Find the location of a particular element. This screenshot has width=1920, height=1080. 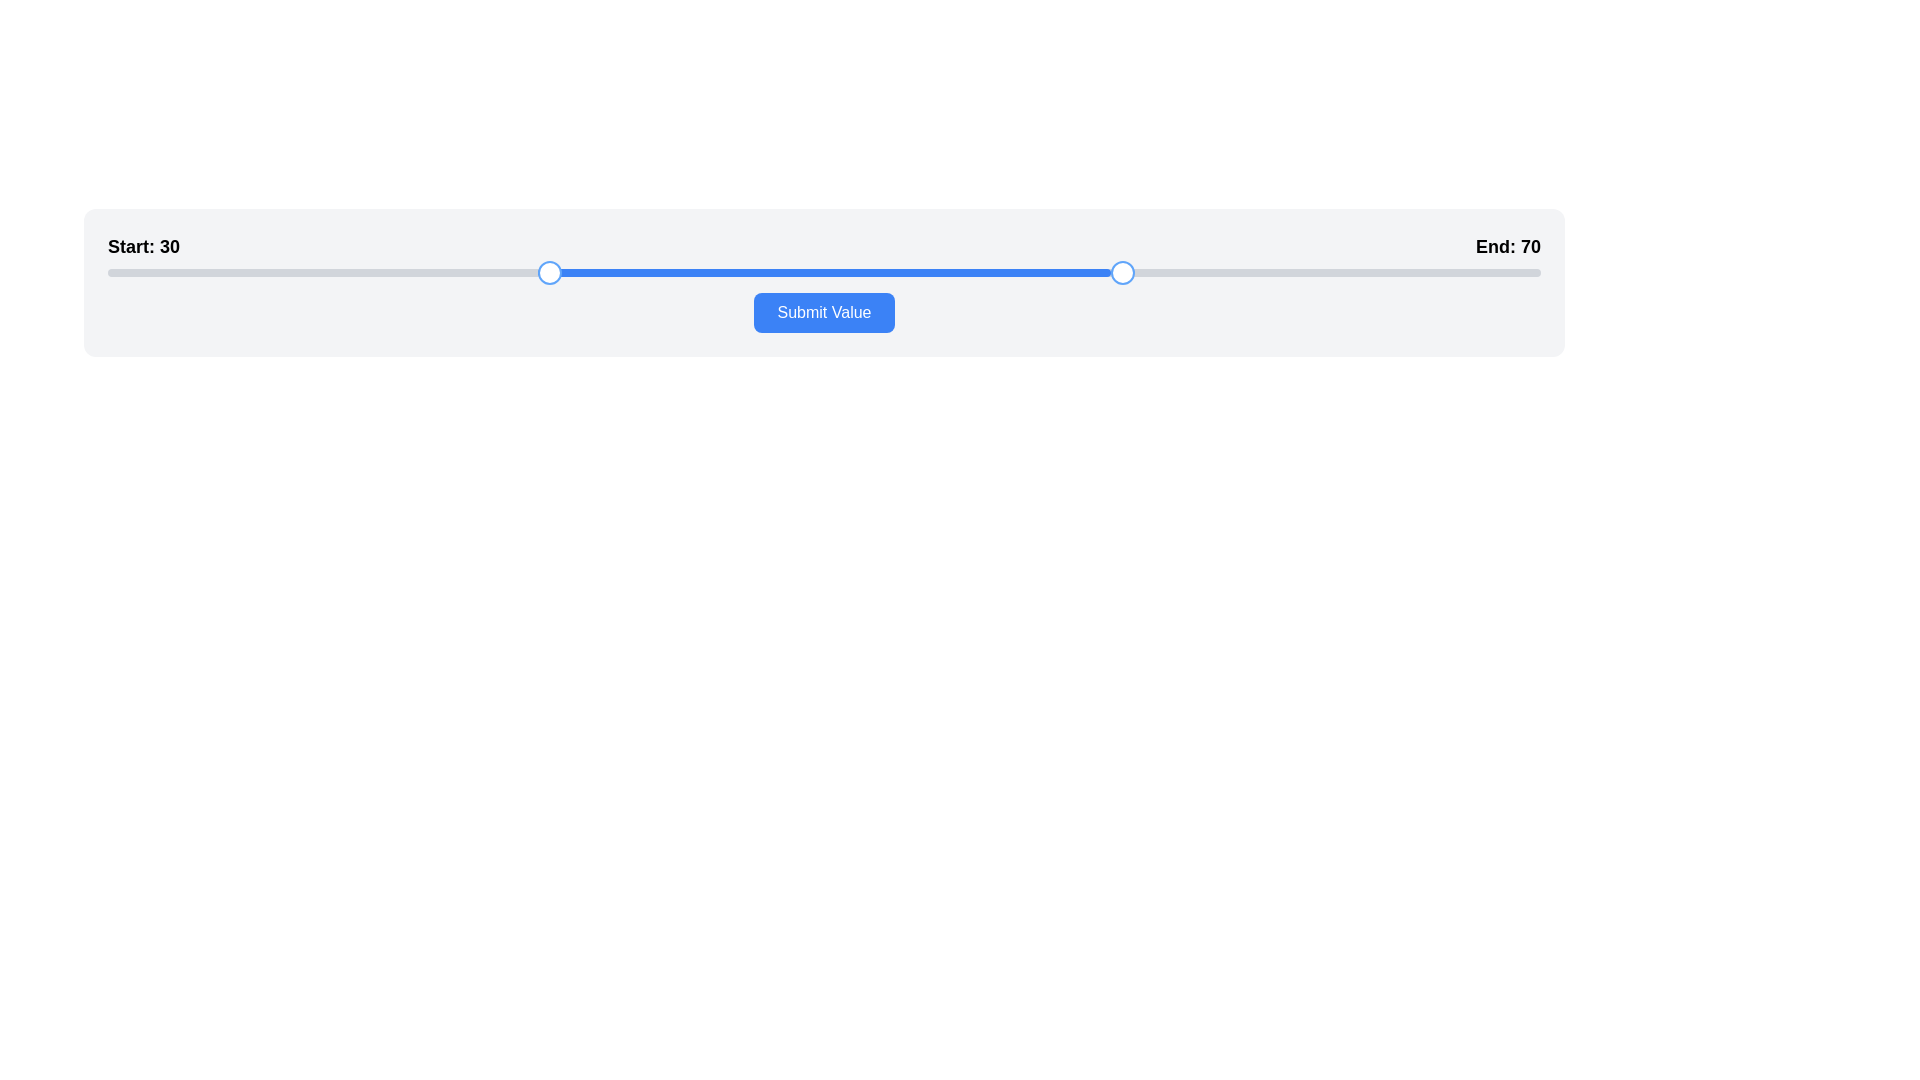

slider position is located at coordinates (320, 273).